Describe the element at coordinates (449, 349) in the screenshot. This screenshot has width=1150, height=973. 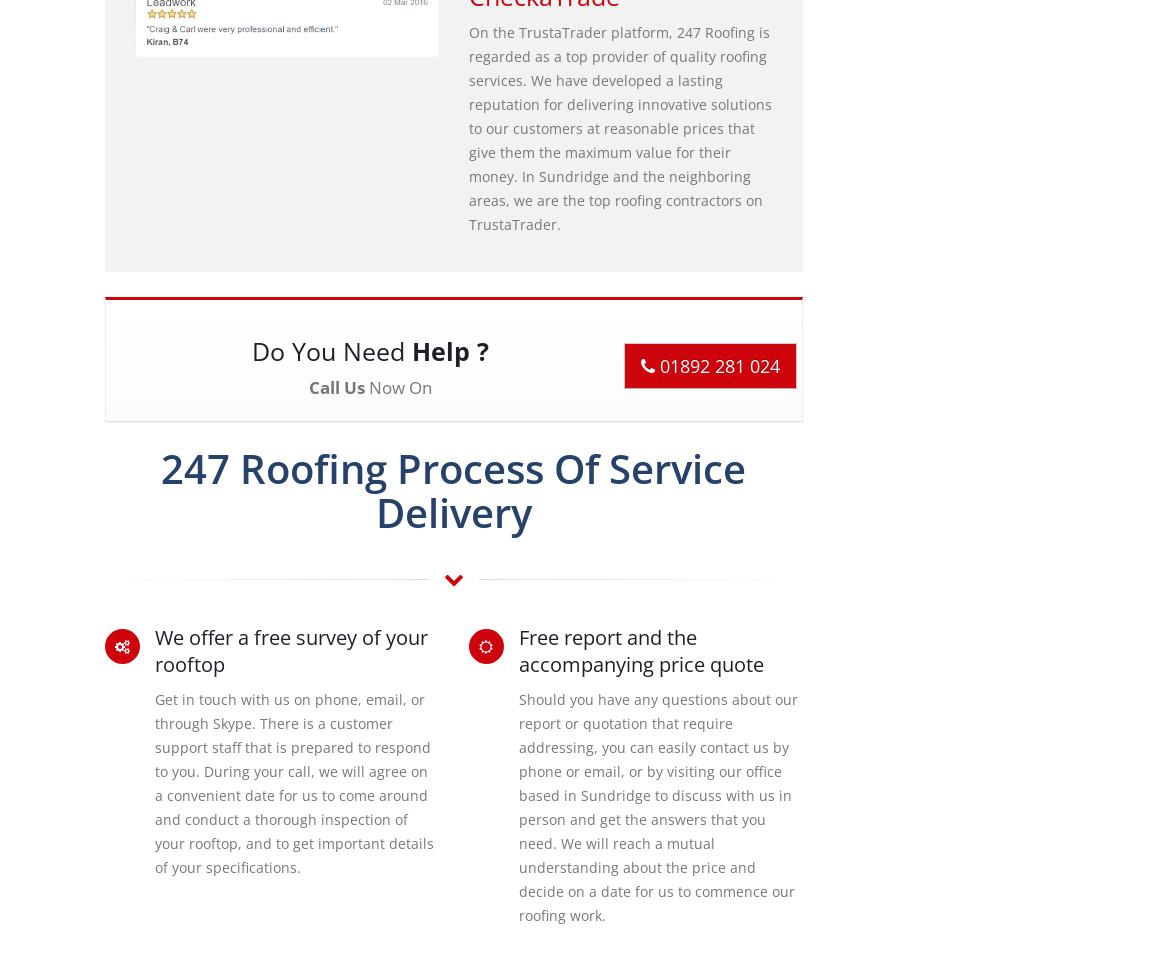
I see `'Help ?'` at that location.